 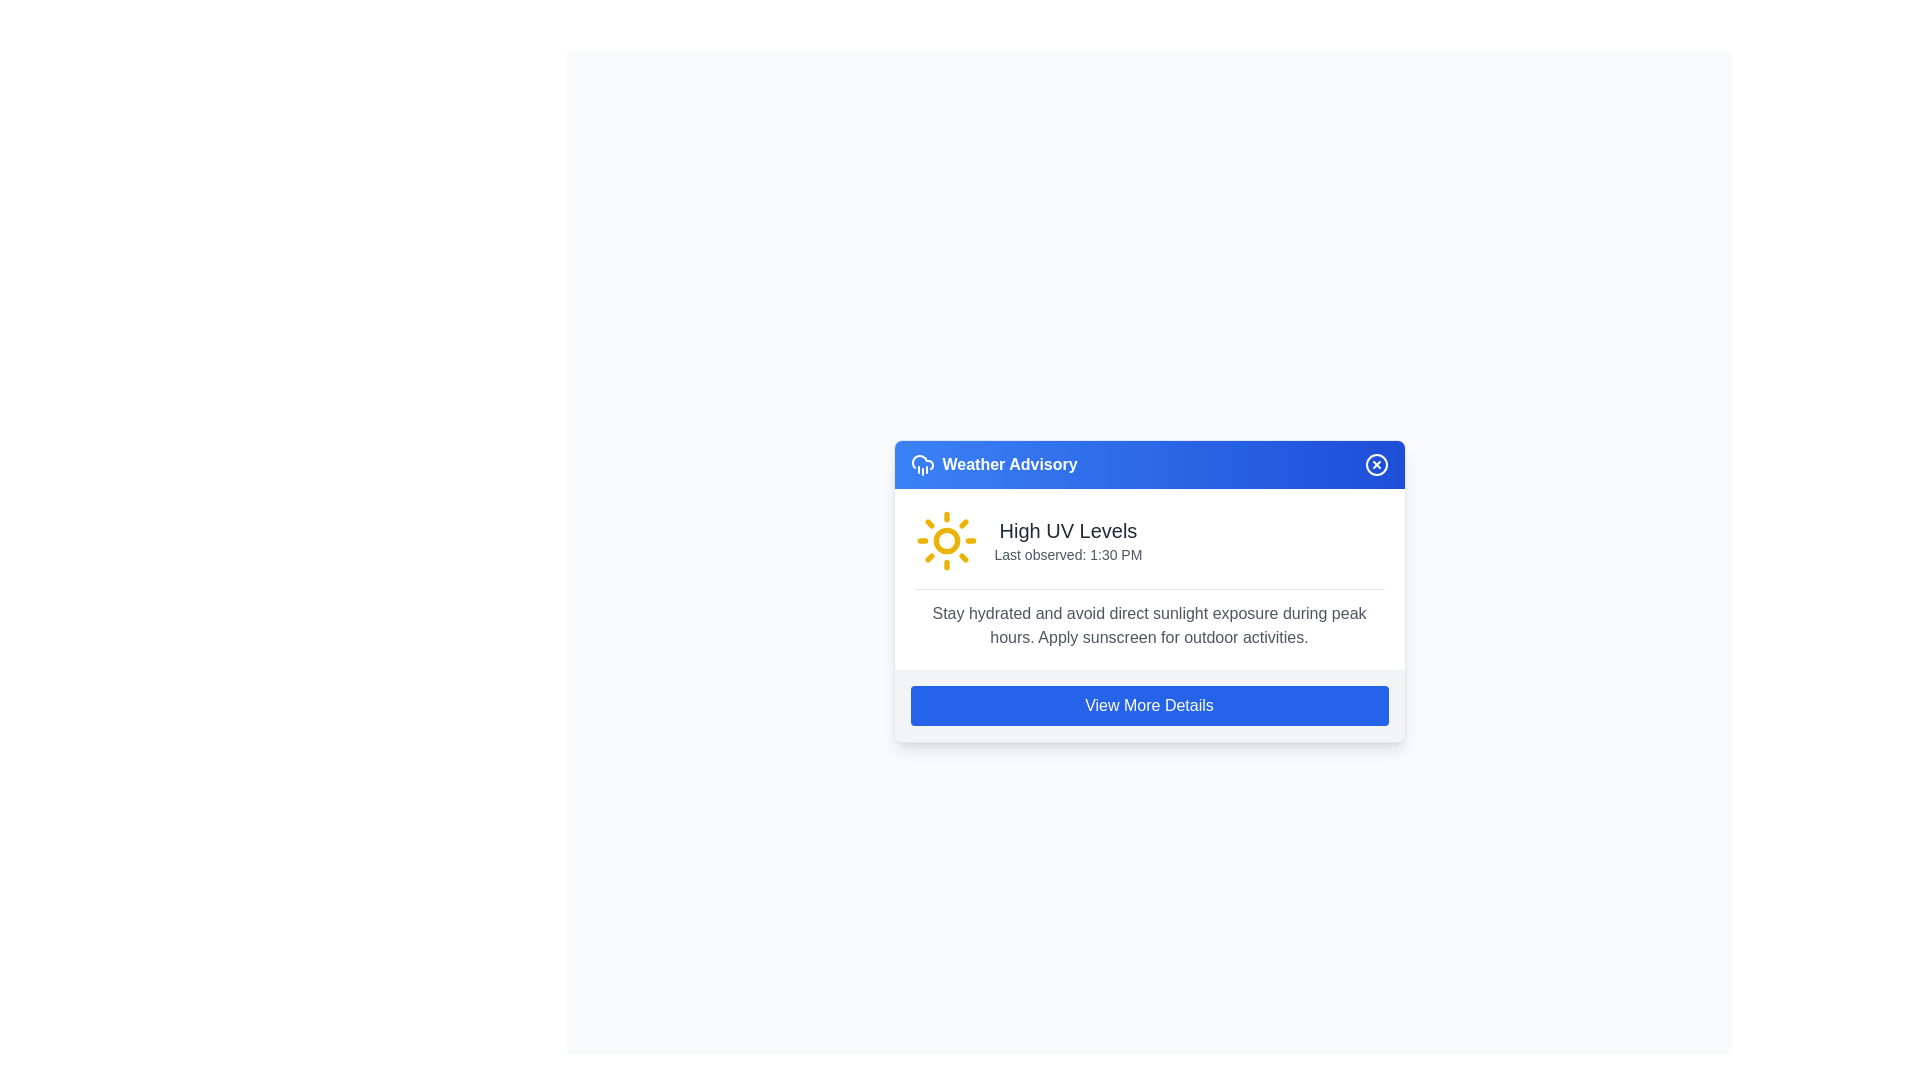 What do you see at coordinates (1149, 617) in the screenshot?
I see `the text block that provides guidance on hydration and sun exposure within the 'High UV Levels' card, located above the 'View More Details' button` at bounding box center [1149, 617].